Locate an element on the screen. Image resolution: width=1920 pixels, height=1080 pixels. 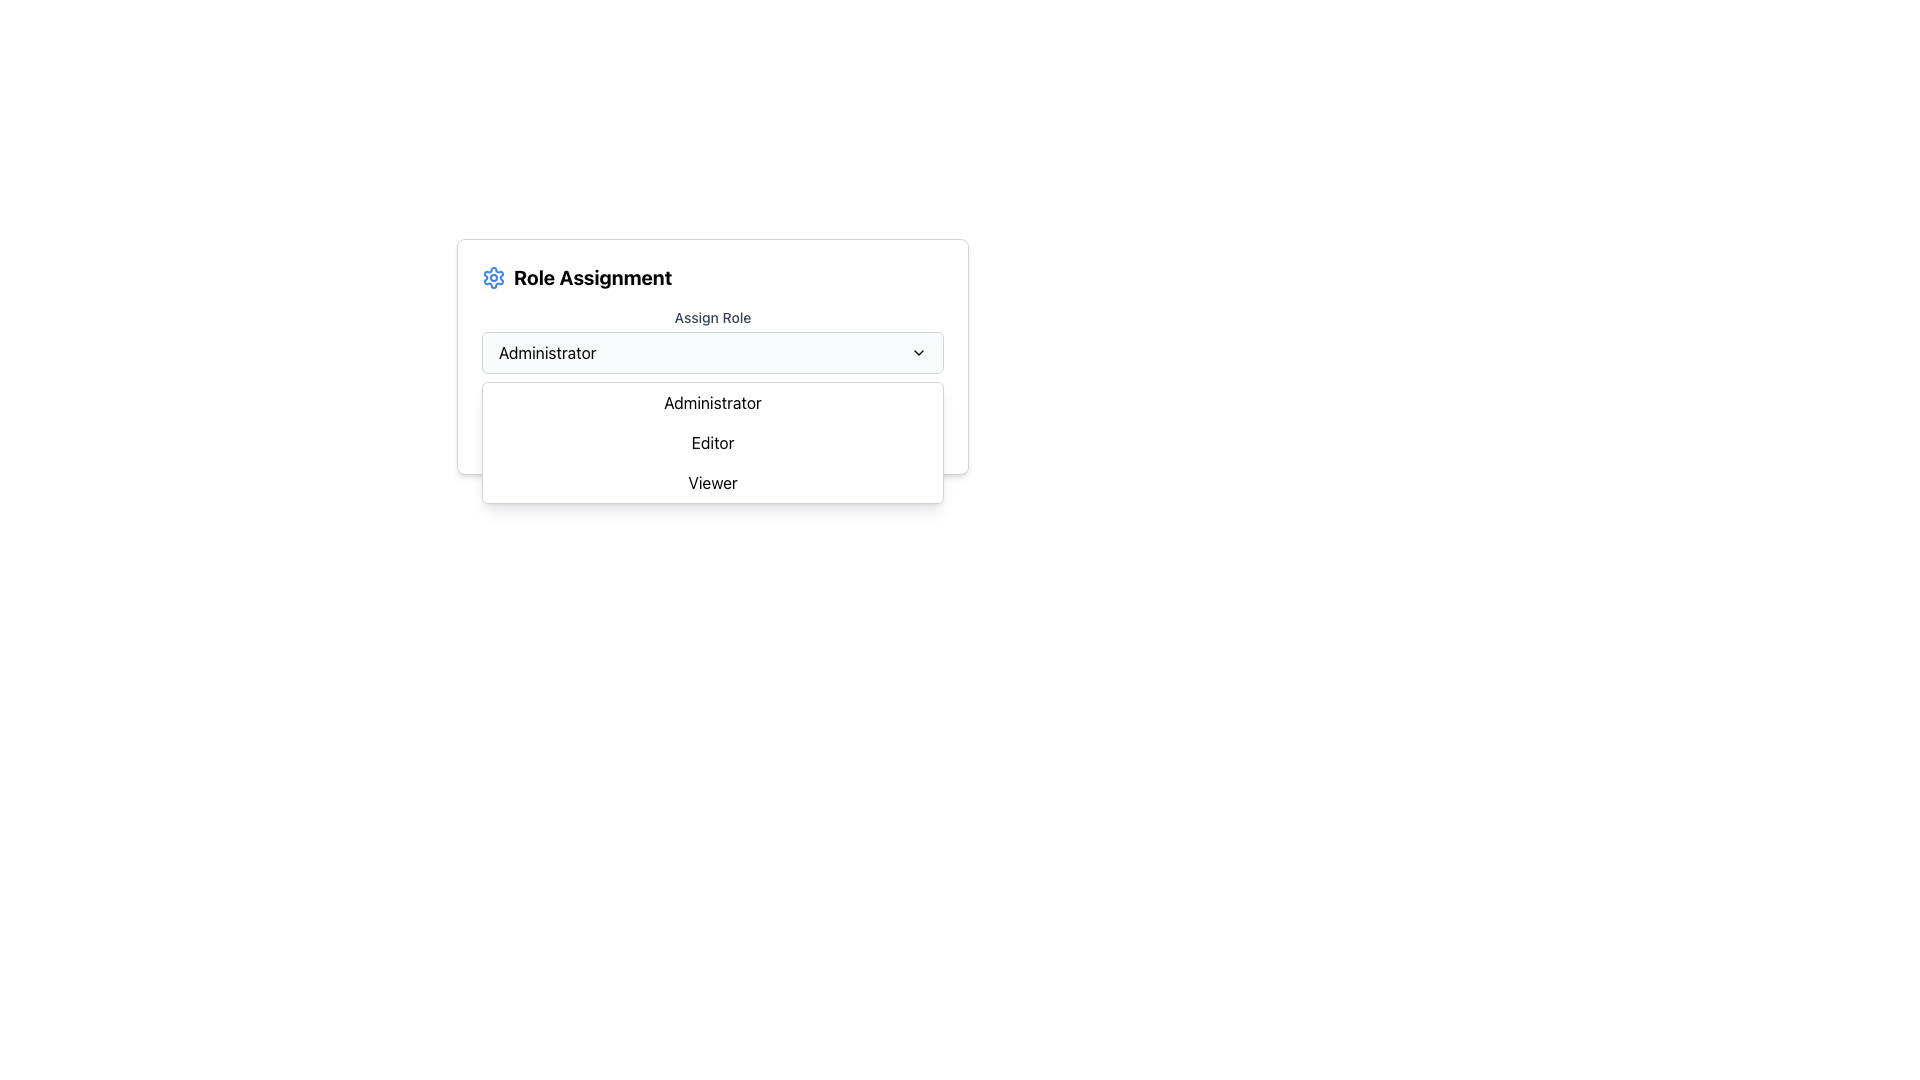
the Header text element, which serves as a section title located at the top center of a card layout, directly above the descriptive text about the selected role being Administrator is located at coordinates (713, 408).